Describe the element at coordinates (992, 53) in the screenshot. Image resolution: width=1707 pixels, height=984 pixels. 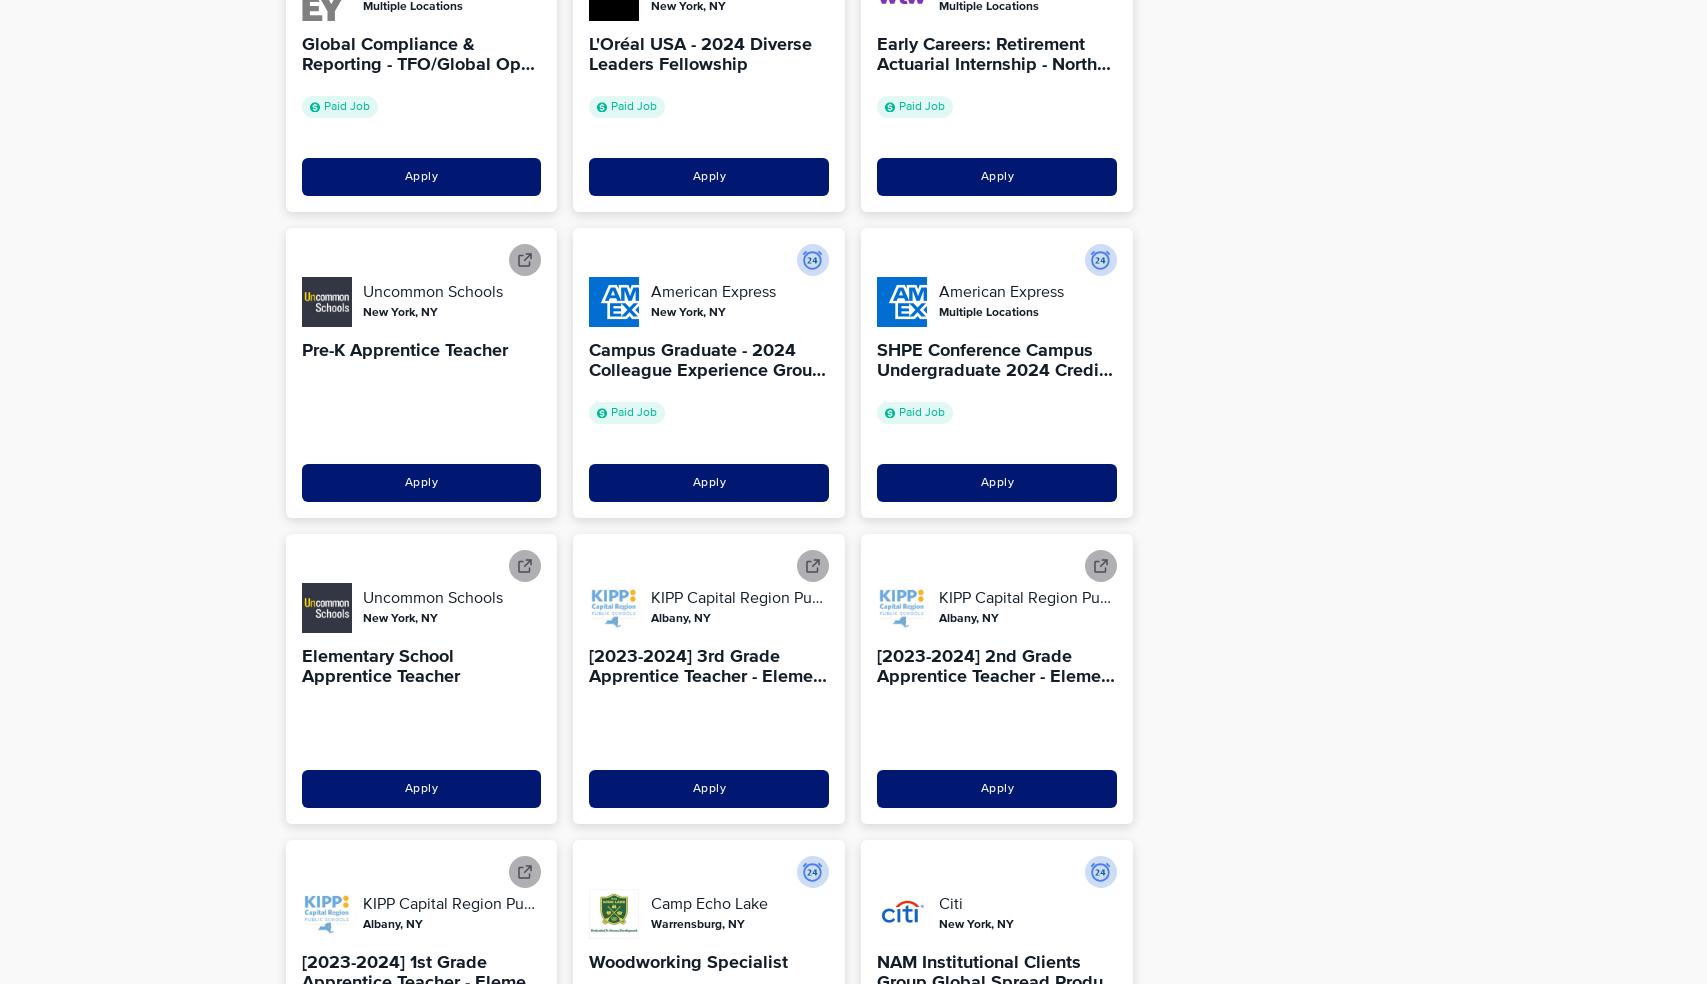
I see `'Early Careers: Retirement Actuarial Internship - North…'` at that location.